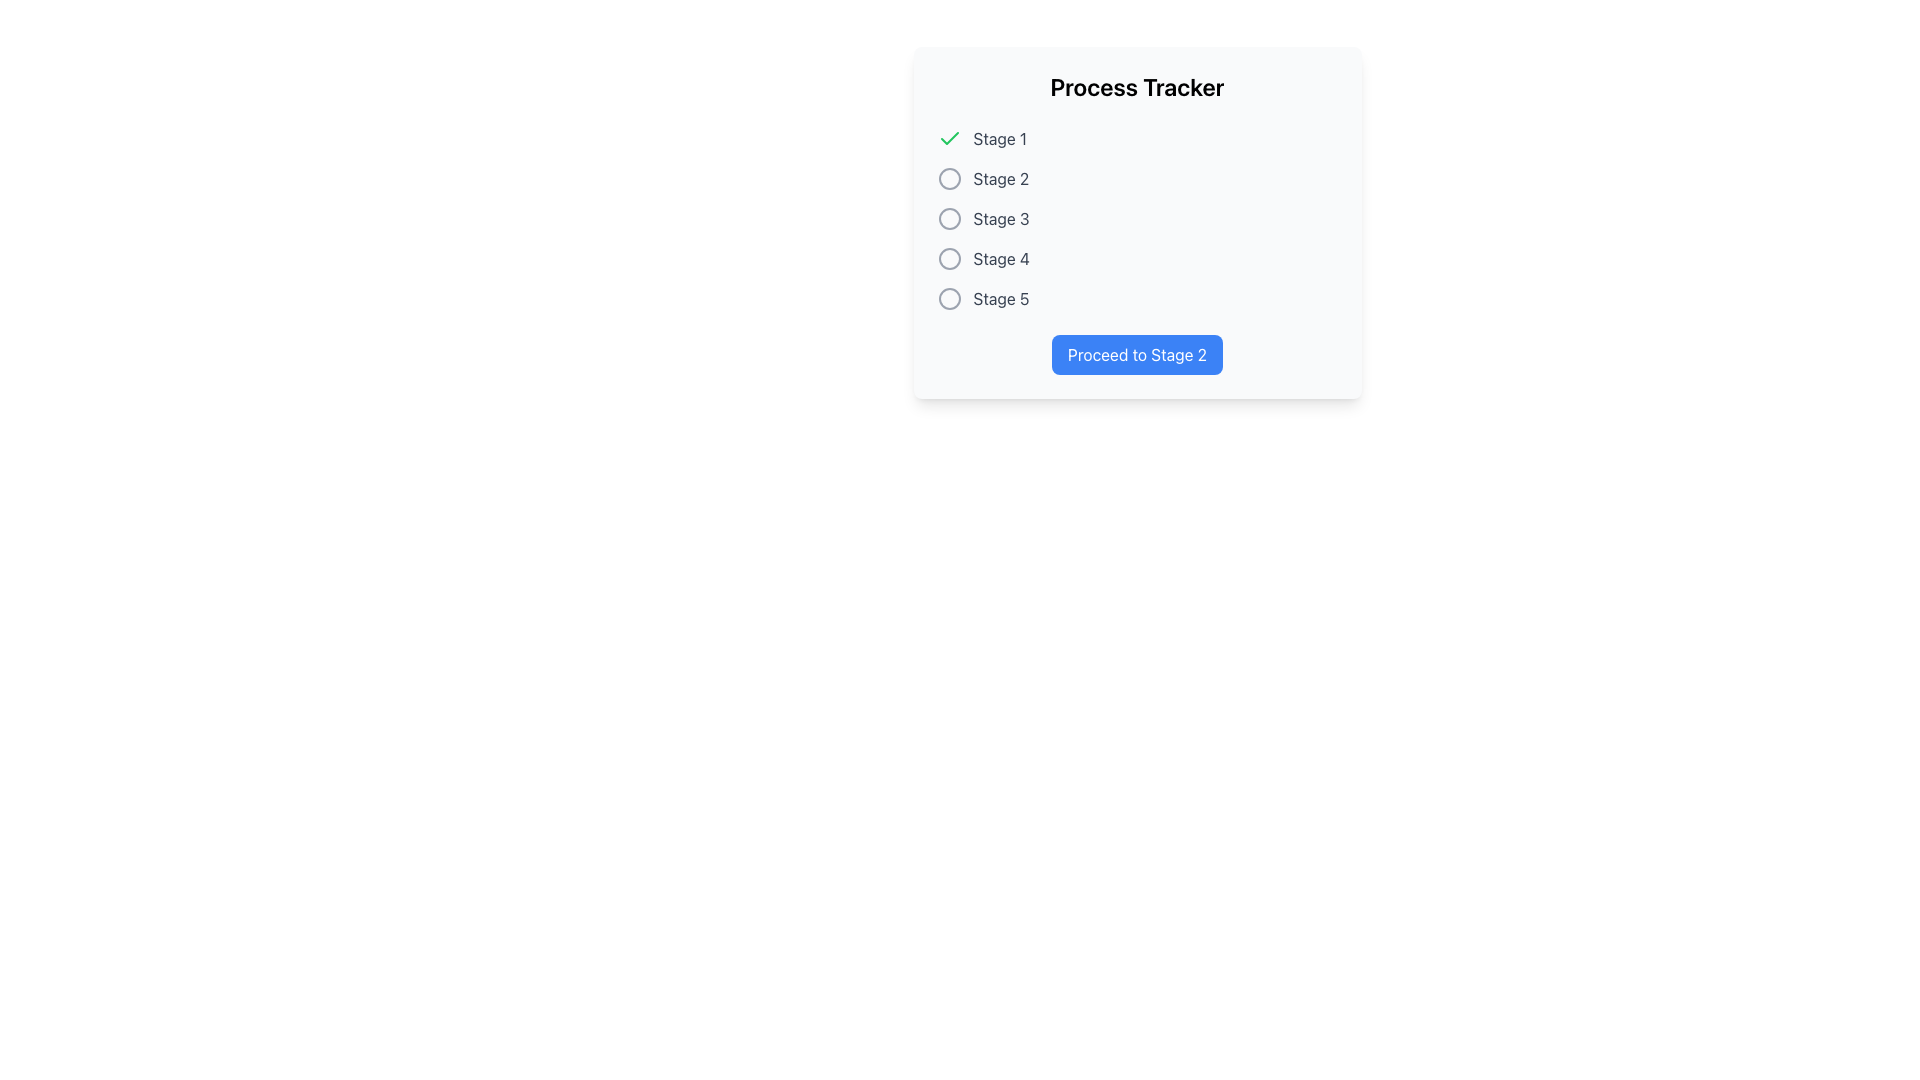 Image resolution: width=1920 pixels, height=1080 pixels. Describe the element at coordinates (983, 177) in the screenshot. I see `the 'Stage 2' text label in the 'Process Tracker' component, which indicates an inactive stage in the multi-step process` at that location.